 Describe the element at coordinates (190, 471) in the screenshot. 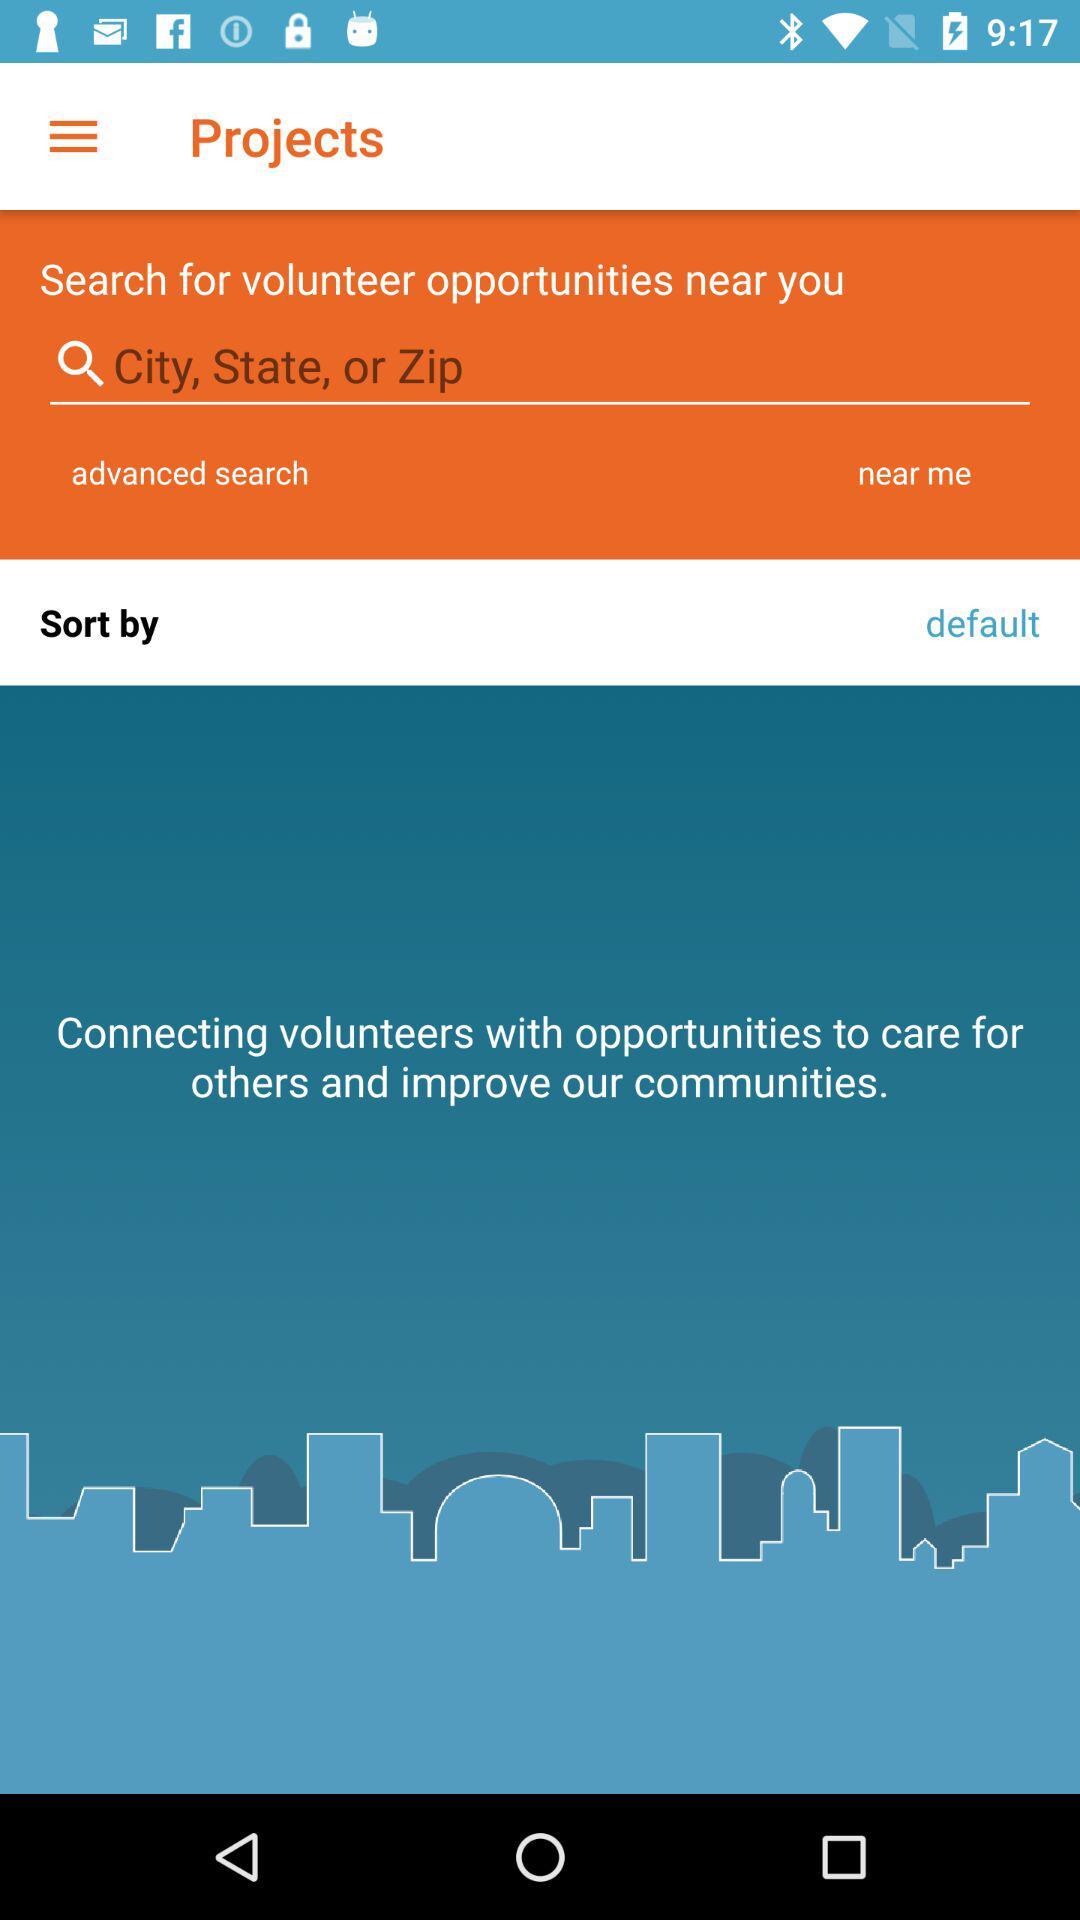

I see `advanced search icon` at that location.